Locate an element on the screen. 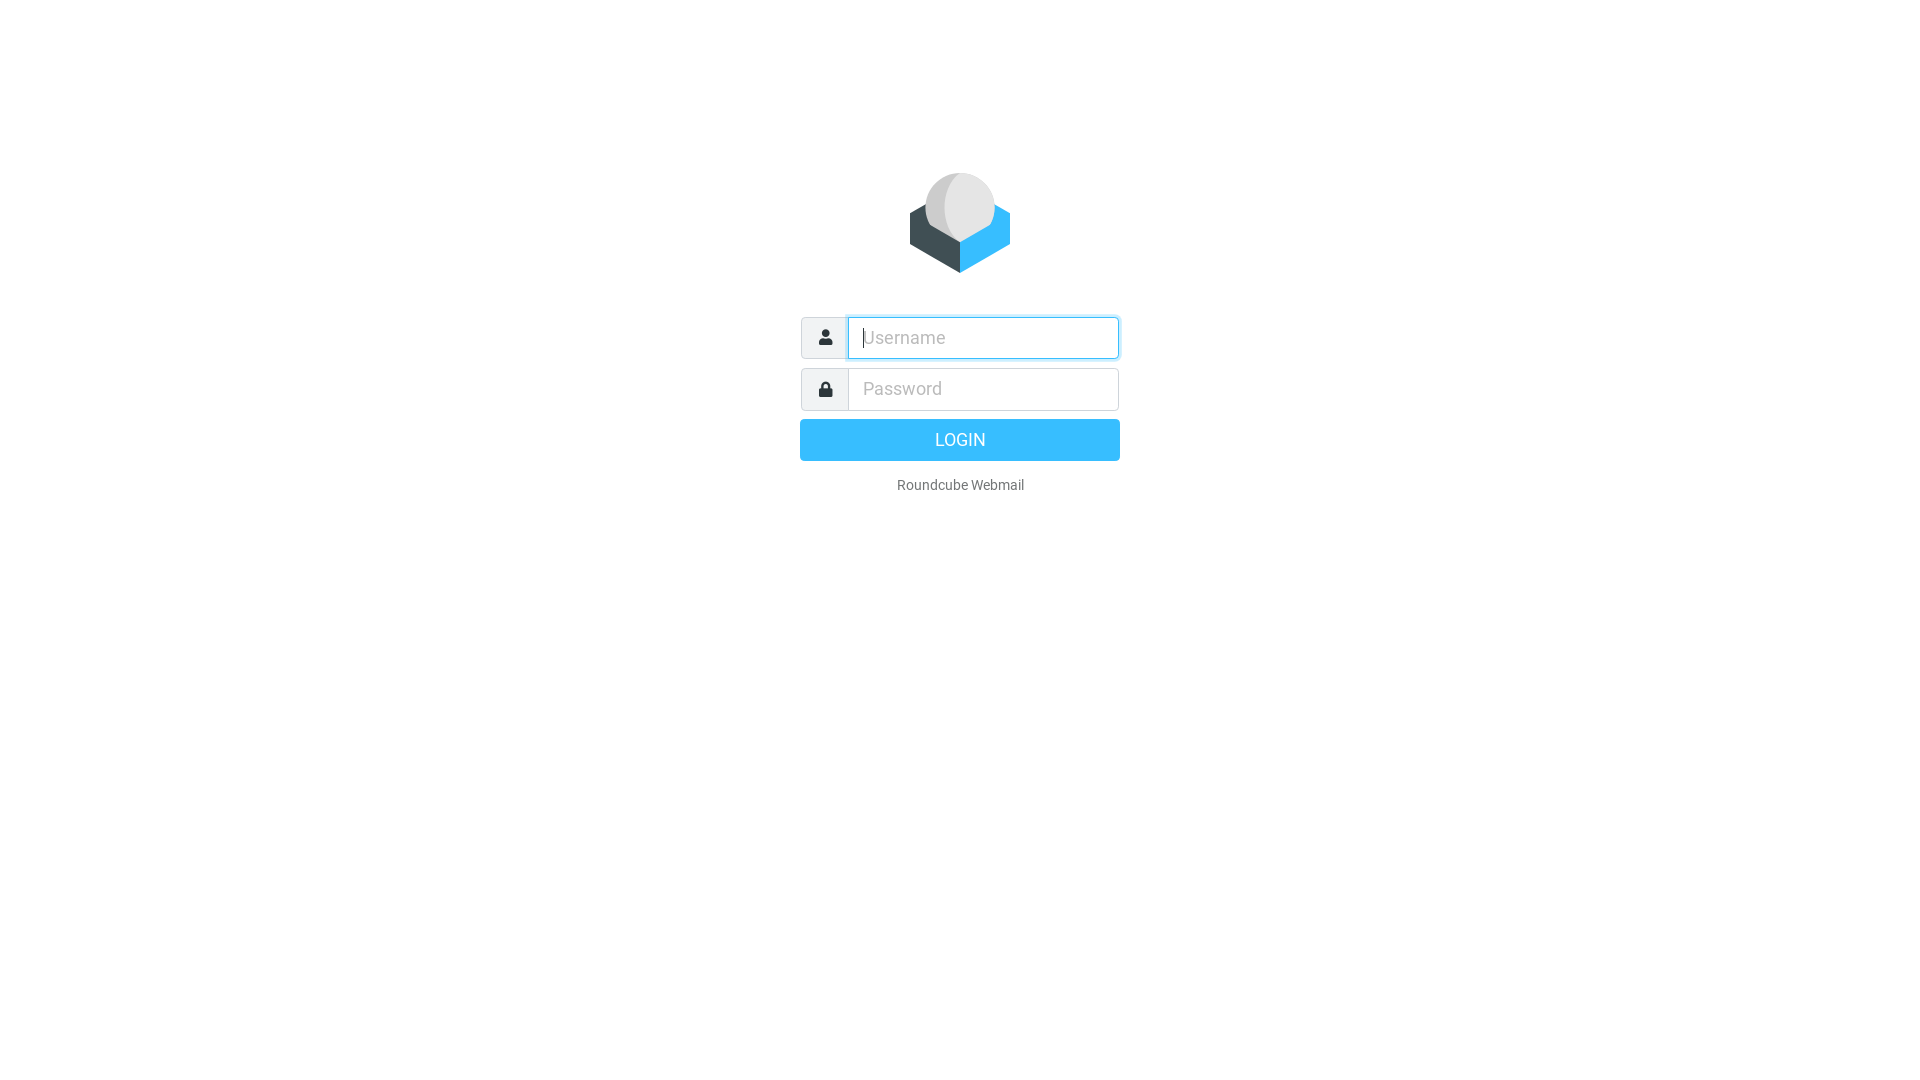  'LOGIN' is located at coordinates (960, 438).